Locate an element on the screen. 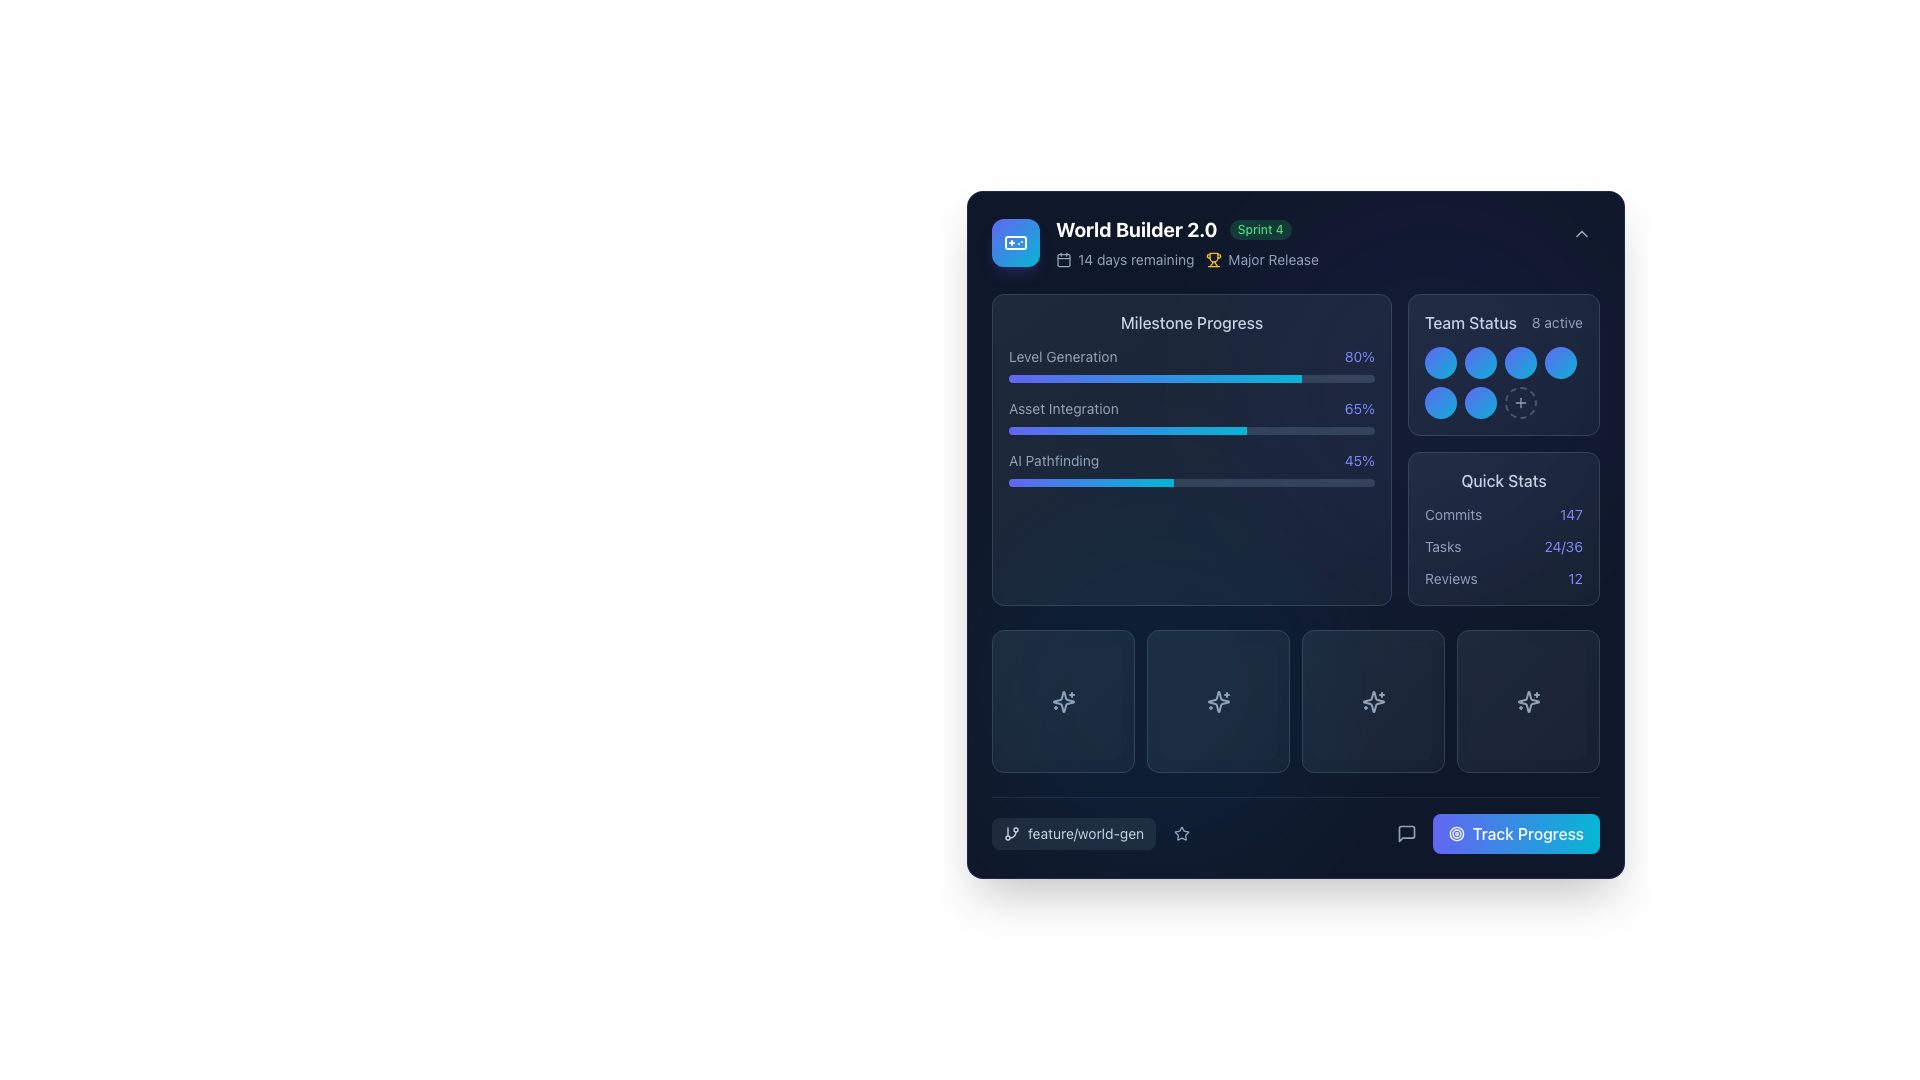 The height and width of the screenshot is (1080, 1920). the text label that indicates the completion percentage of the 'Asset Integration' milestone, located in the right part of the 'Asset Integration' row within the 'Milestone Progress' section is located at coordinates (1359, 407).